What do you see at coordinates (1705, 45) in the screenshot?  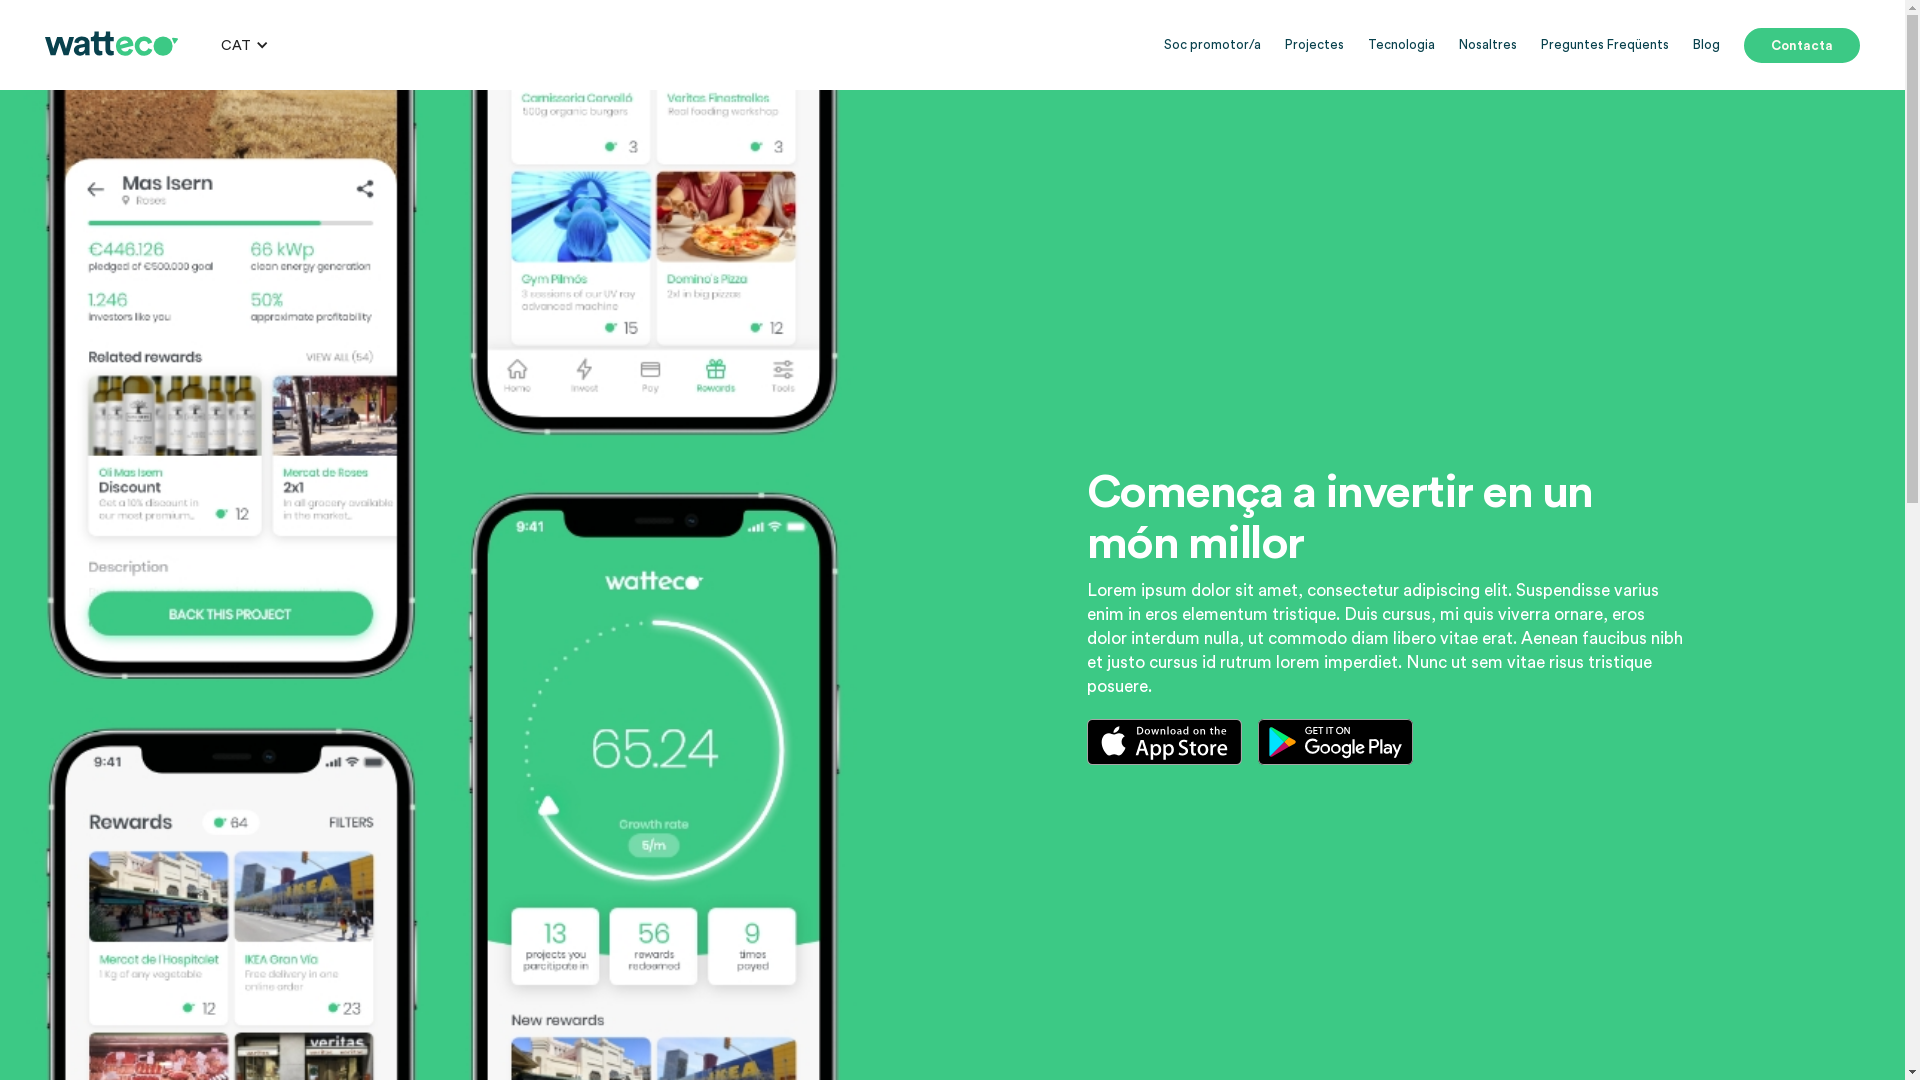 I see `'Blog'` at bounding box center [1705, 45].